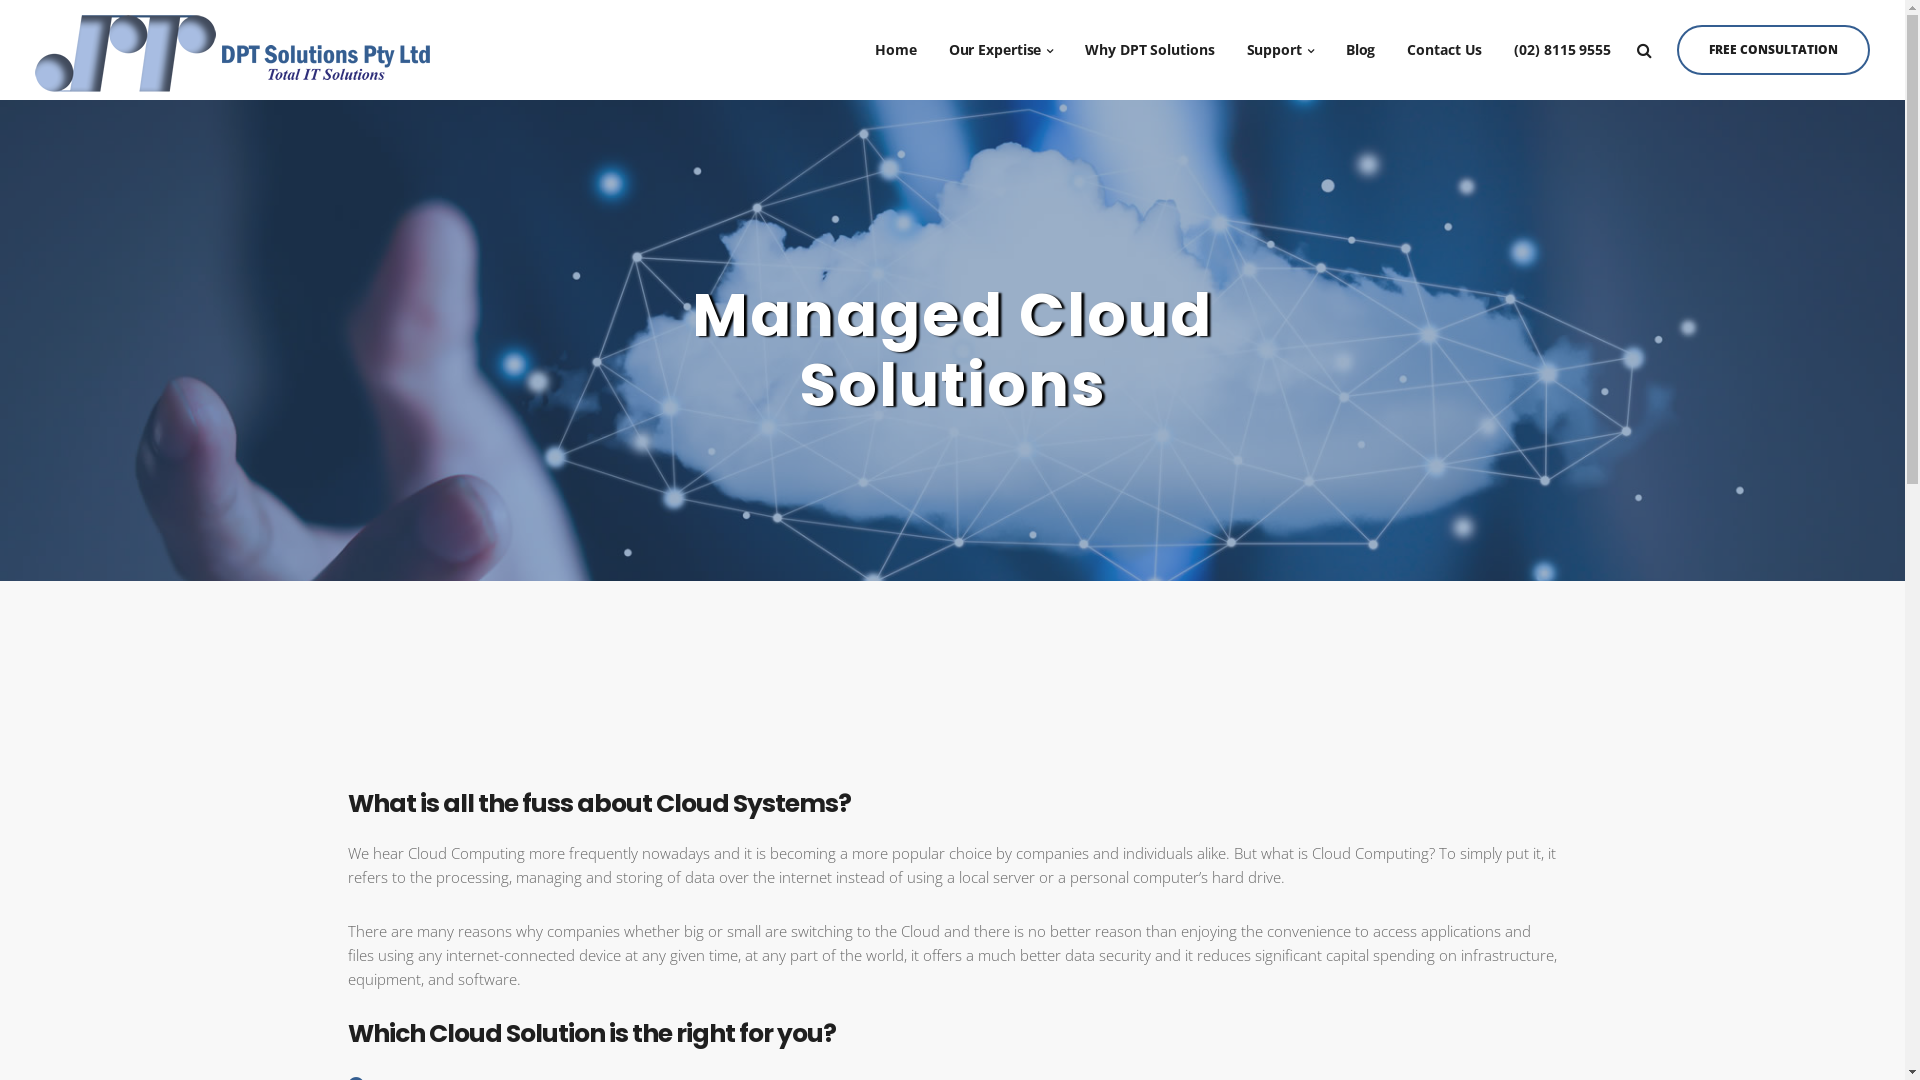 The width and height of the screenshot is (1920, 1080). Describe the element at coordinates (1497, 49) in the screenshot. I see `'(02) 8115 9555'` at that location.